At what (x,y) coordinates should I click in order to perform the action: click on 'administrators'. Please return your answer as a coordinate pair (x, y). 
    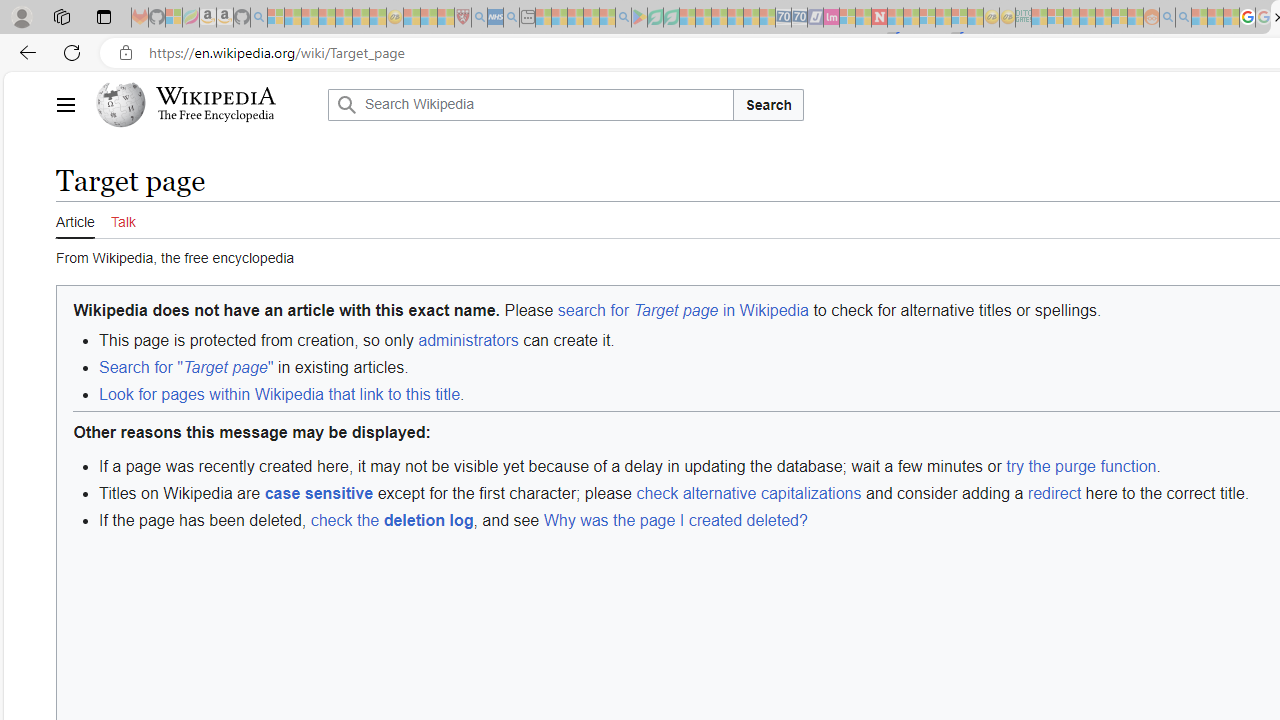
    Looking at the image, I should click on (467, 339).